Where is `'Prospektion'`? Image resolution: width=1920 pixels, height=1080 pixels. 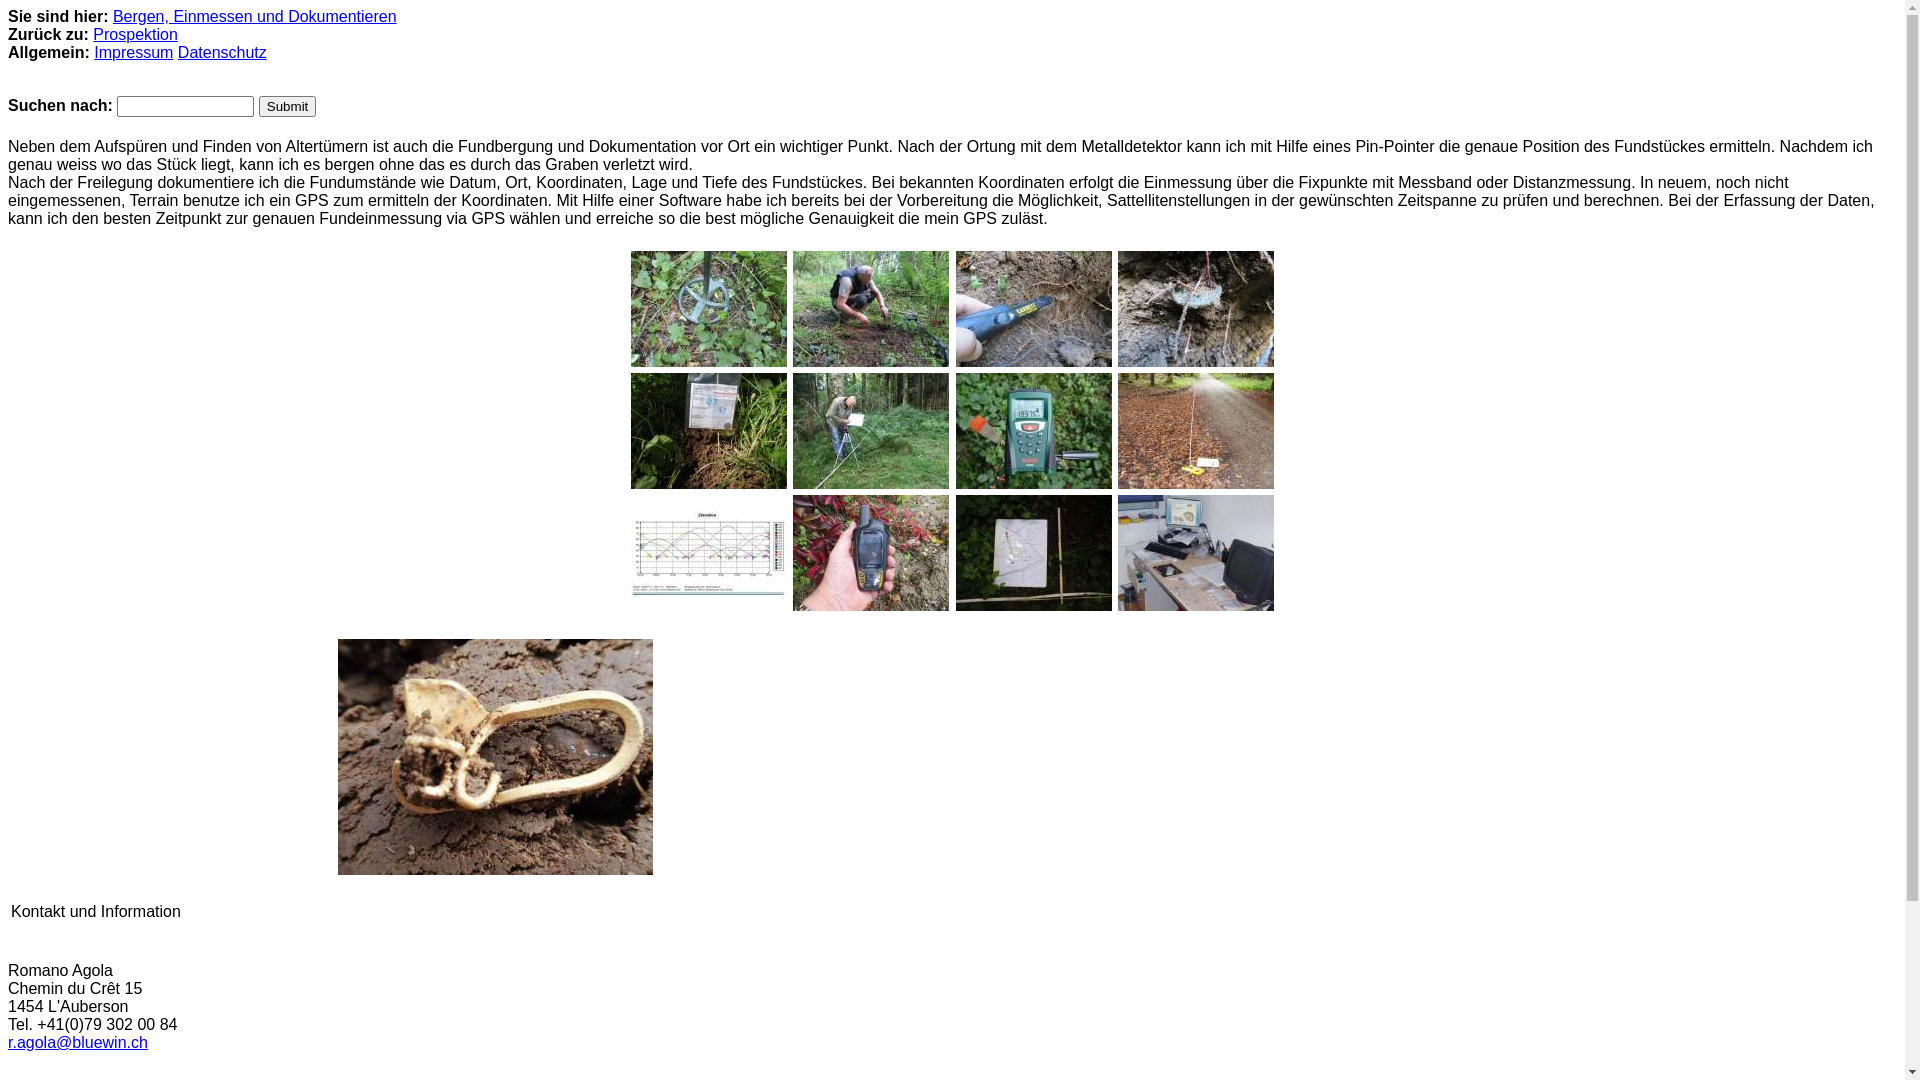 'Prospektion' is located at coordinates (134, 34).